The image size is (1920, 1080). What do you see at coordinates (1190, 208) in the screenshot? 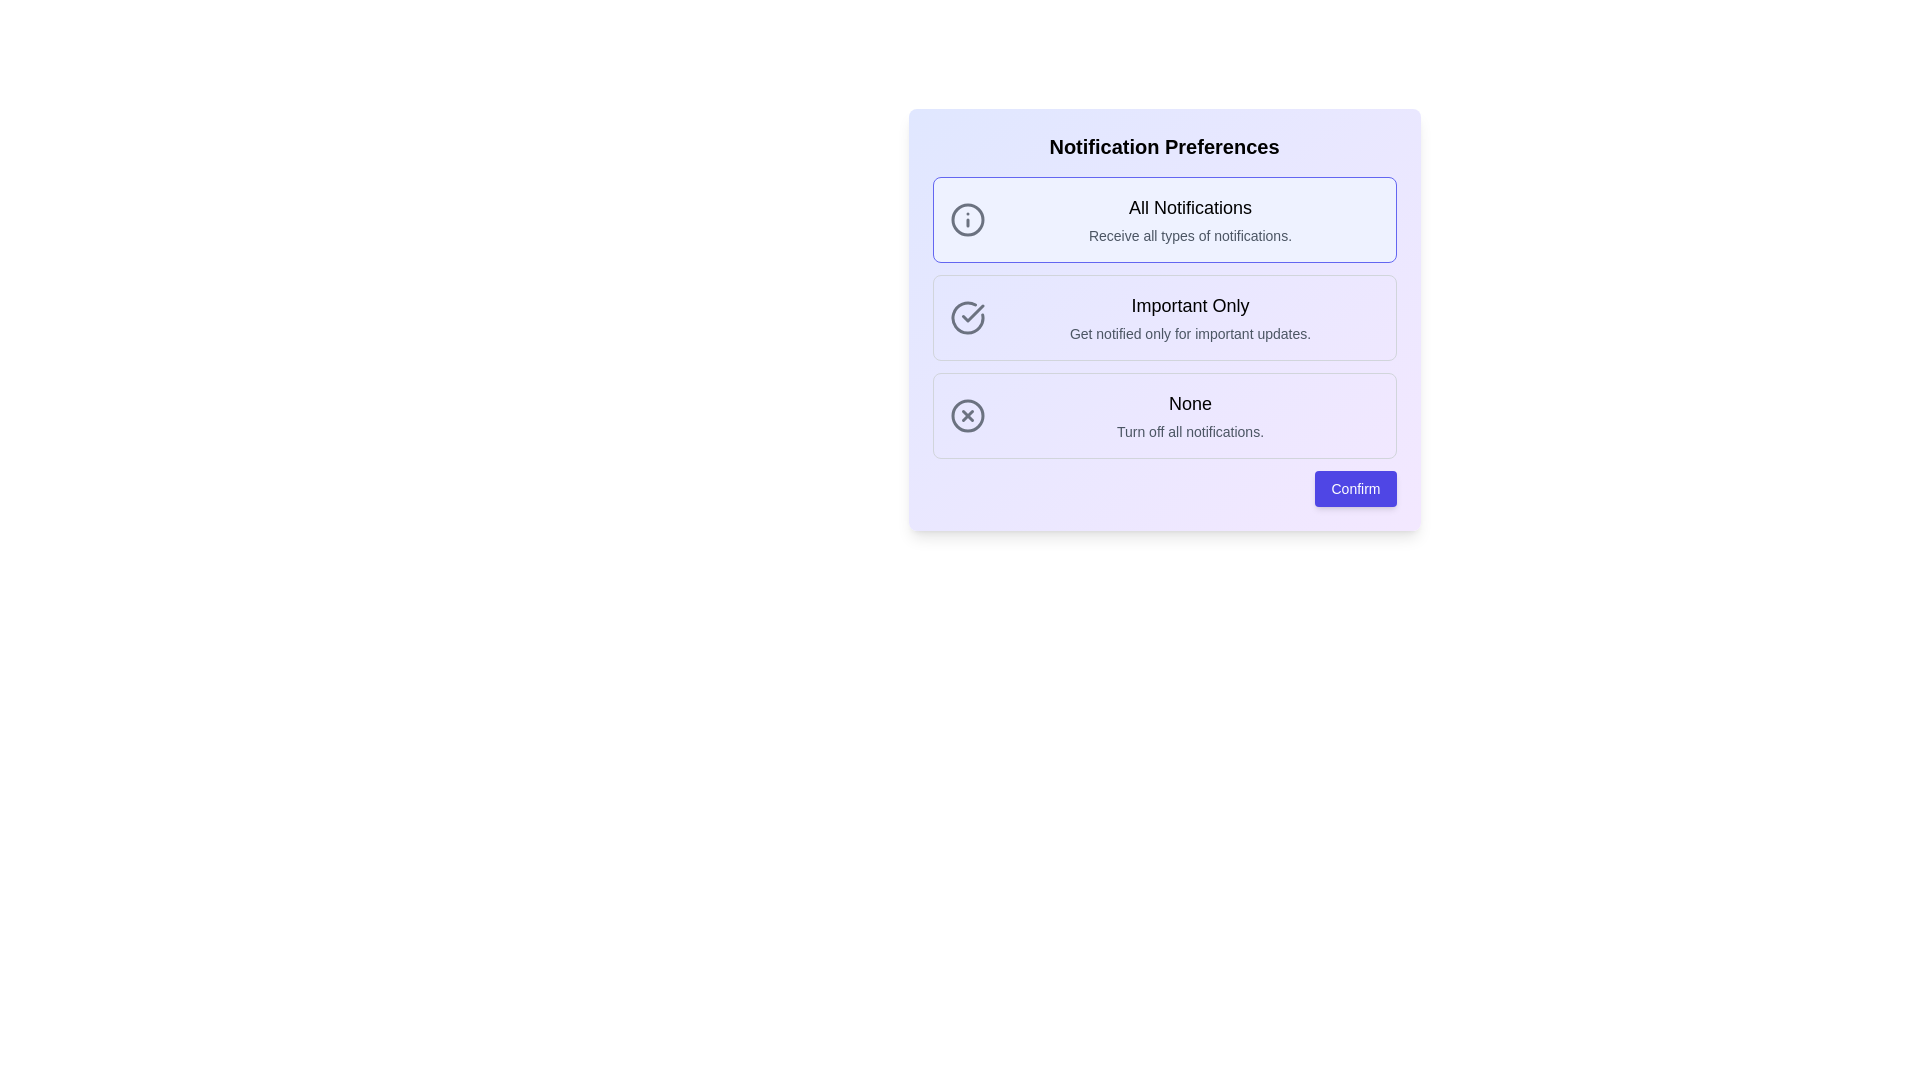
I see `the 'All Notifications' text label, which serves as the title for the first notification option in the 'Notification Preferences' interface` at bounding box center [1190, 208].